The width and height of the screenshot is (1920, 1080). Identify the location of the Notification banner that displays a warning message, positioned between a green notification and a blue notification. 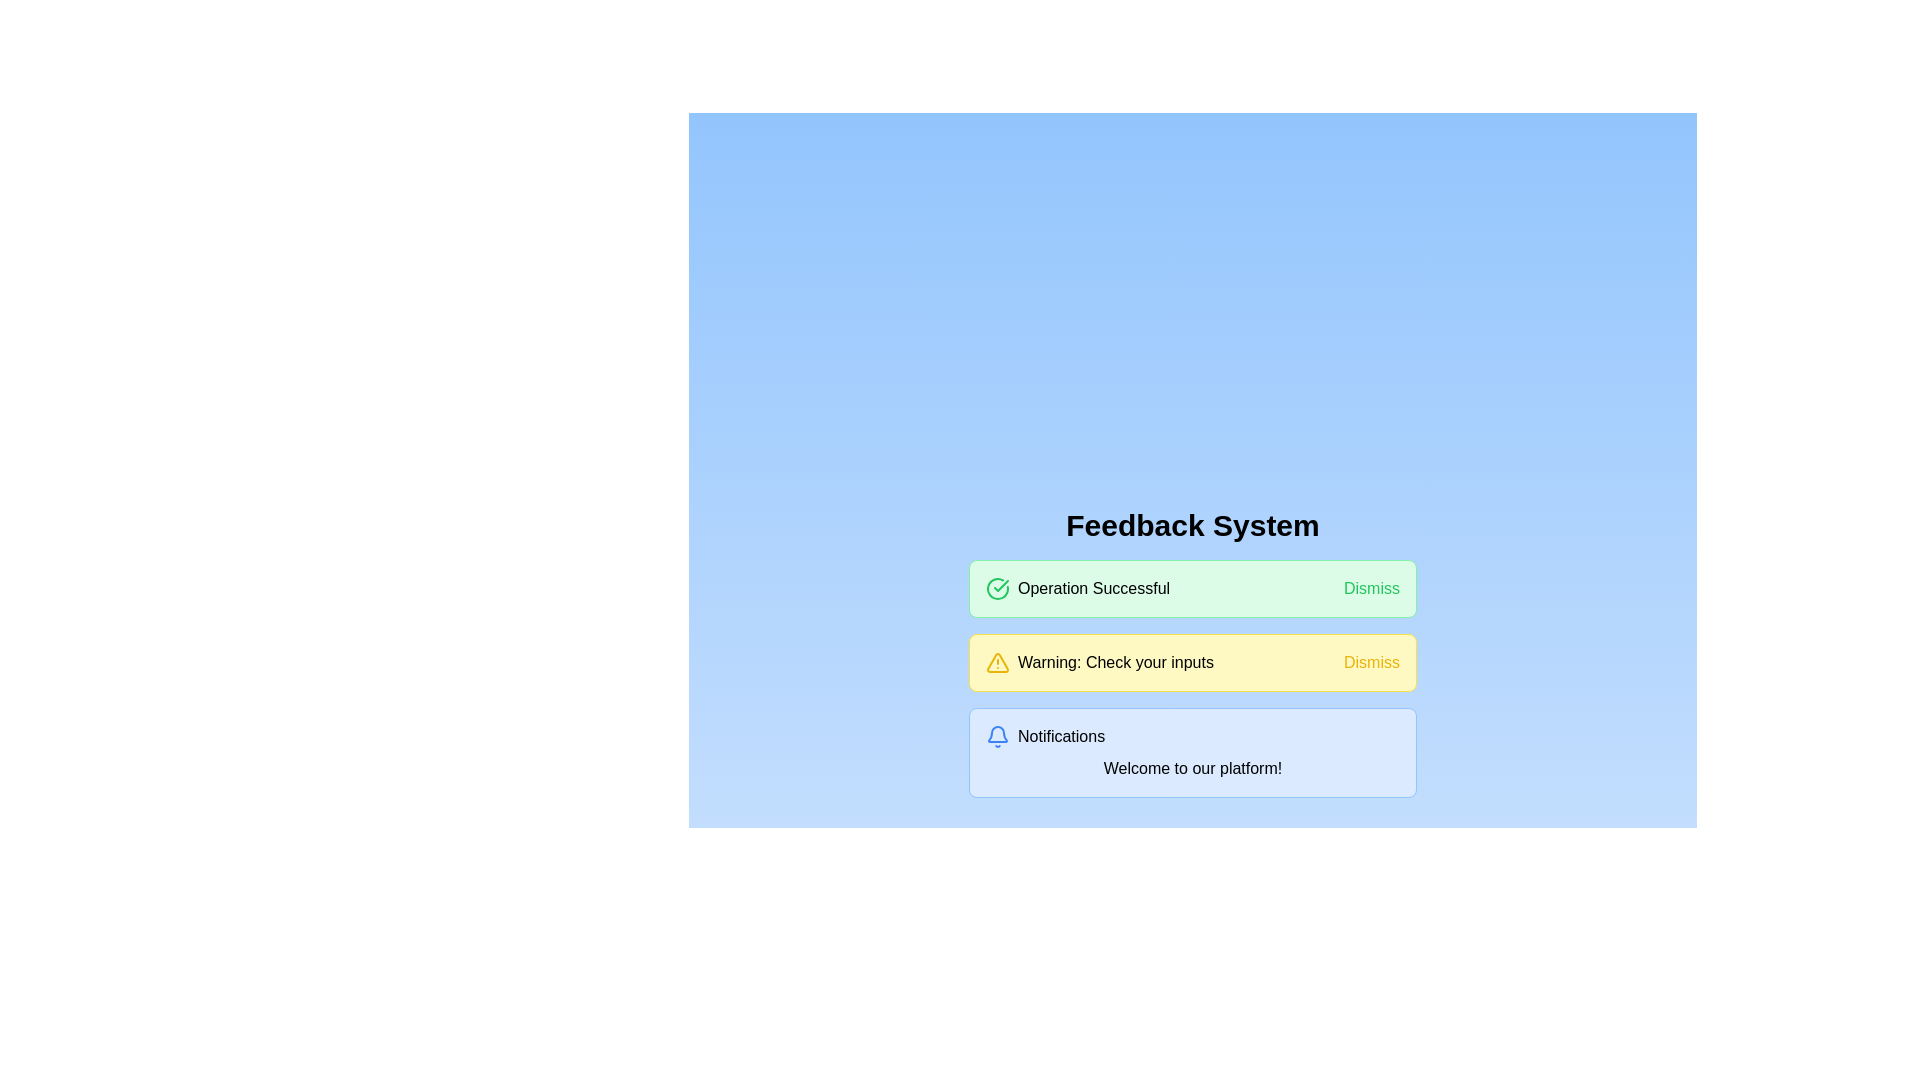
(1193, 663).